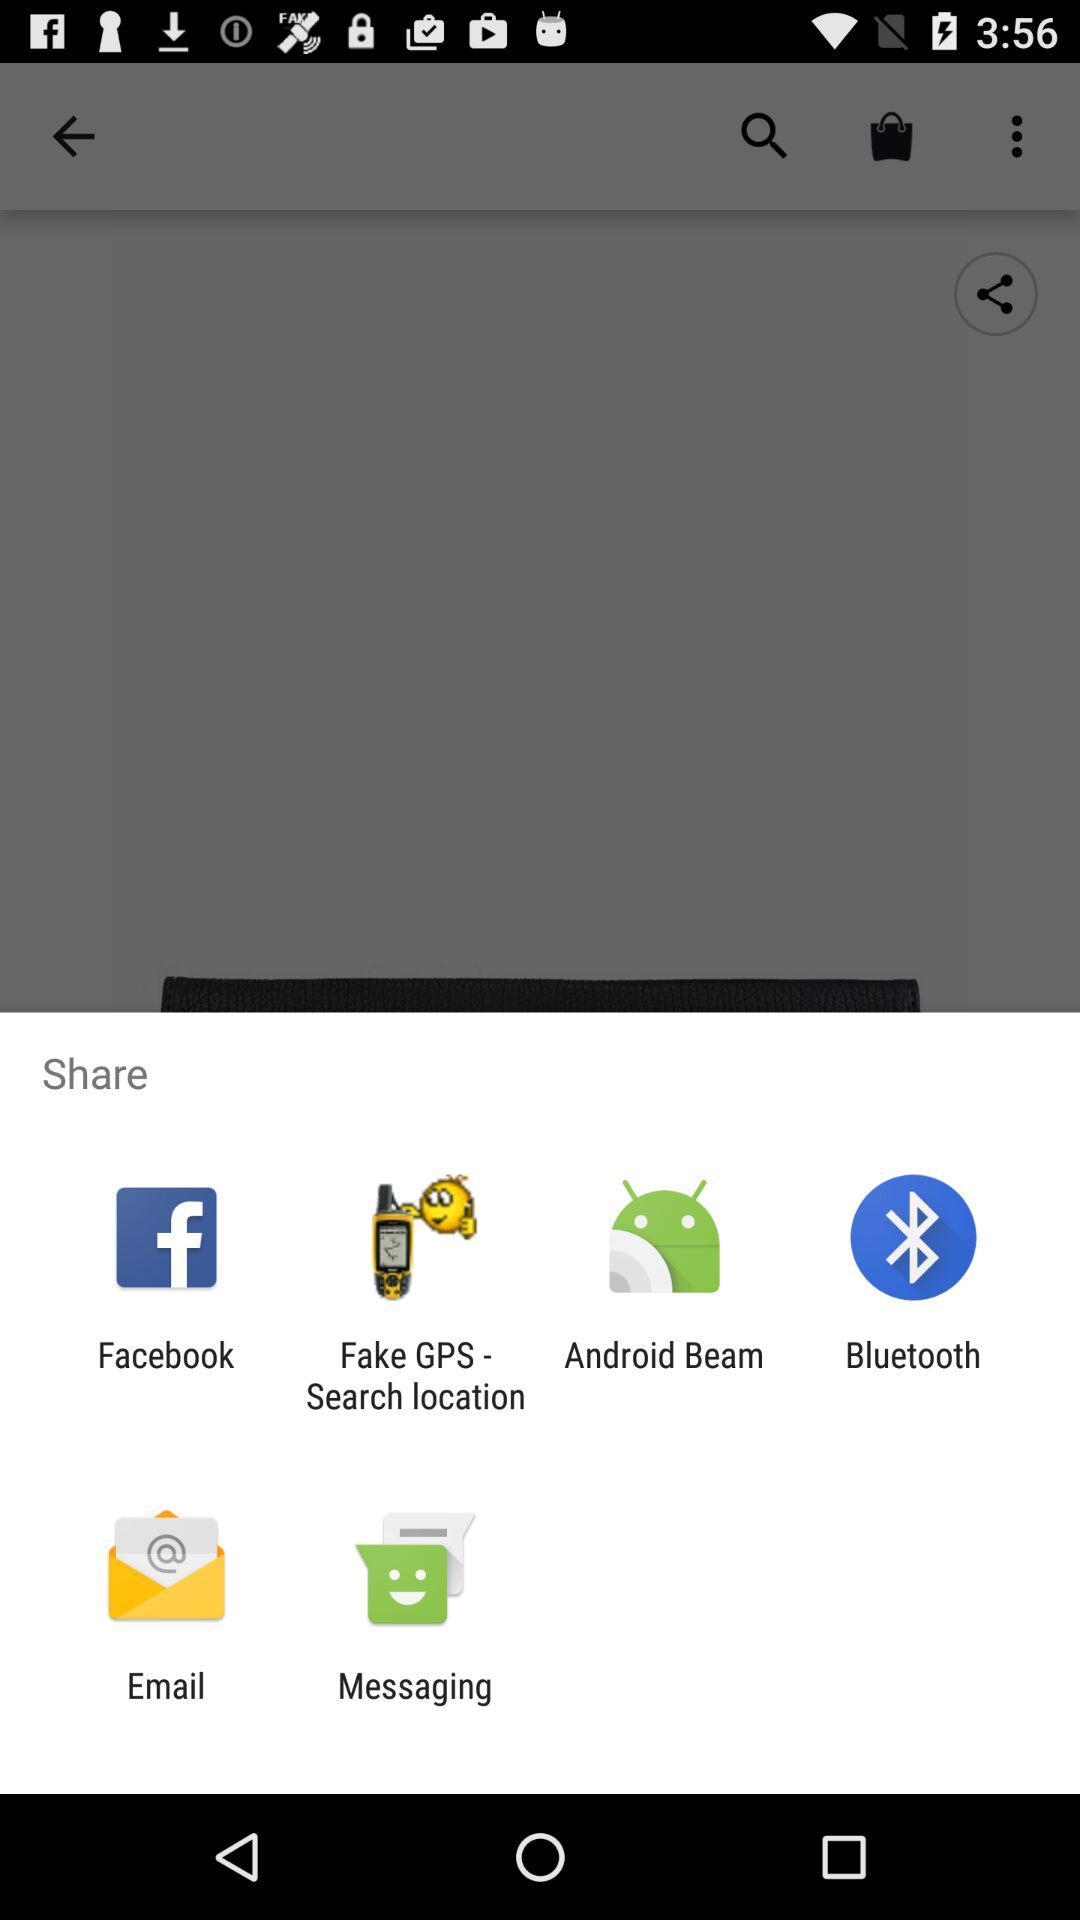 The height and width of the screenshot is (1920, 1080). Describe the element at coordinates (414, 1374) in the screenshot. I see `icon to the right of facebook icon` at that location.